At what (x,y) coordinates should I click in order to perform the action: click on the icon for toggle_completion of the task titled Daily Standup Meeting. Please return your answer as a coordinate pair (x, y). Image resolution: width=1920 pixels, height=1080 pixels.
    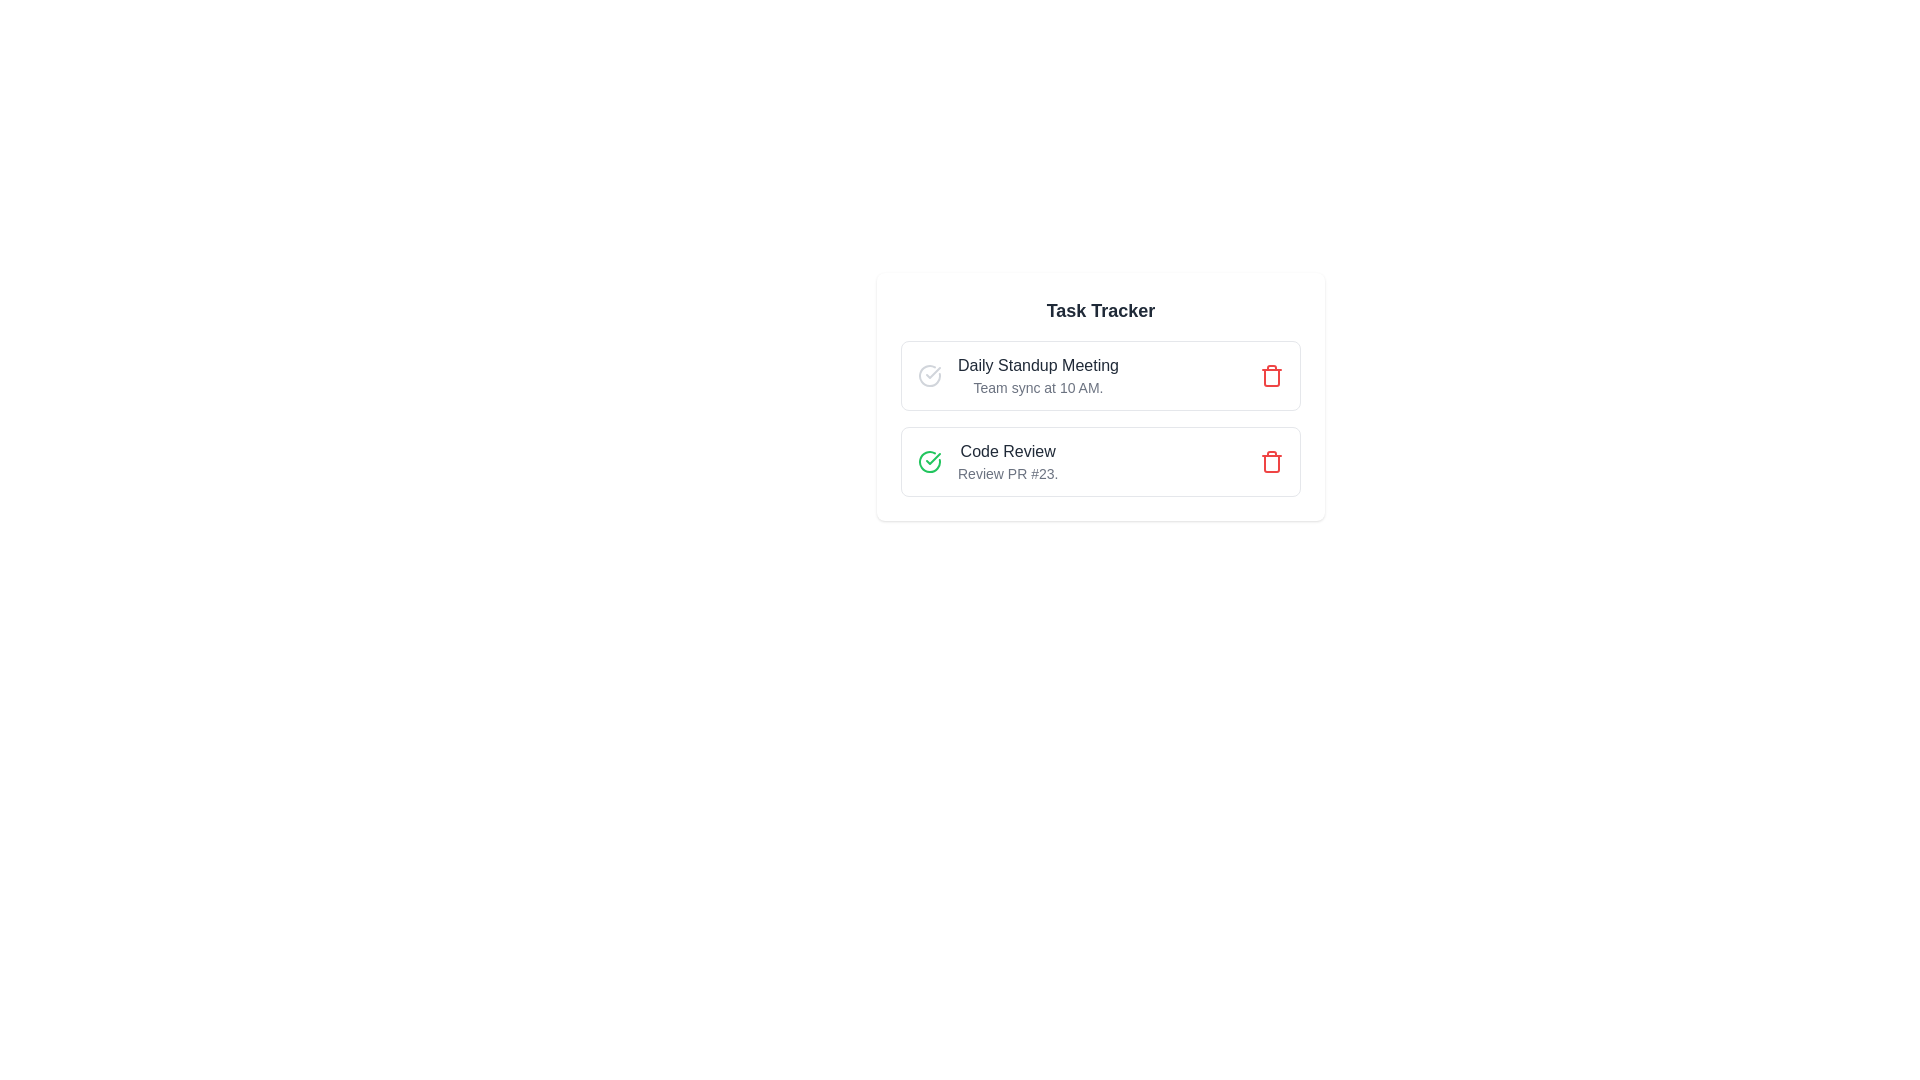
    Looking at the image, I should click on (929, 375).